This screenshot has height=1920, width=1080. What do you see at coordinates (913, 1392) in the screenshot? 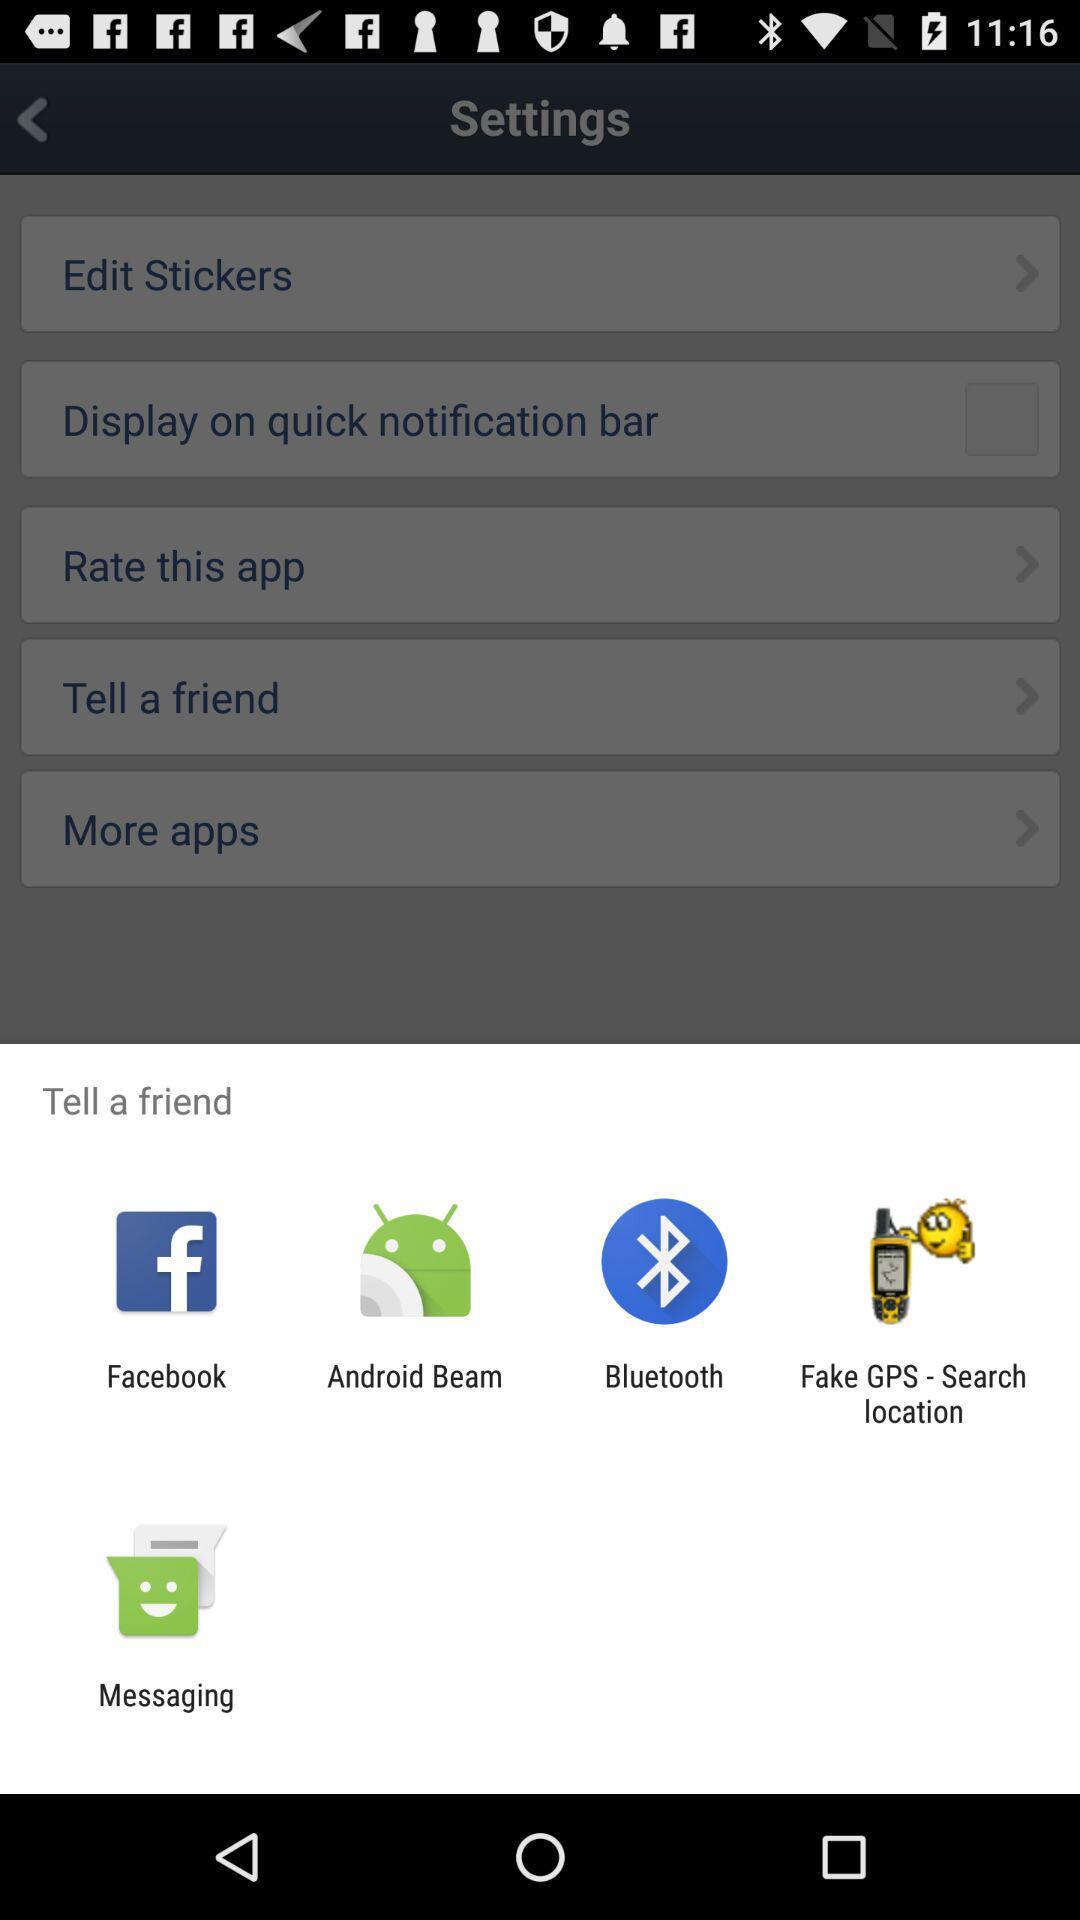
I see `the icon at the bottom right corner` at bounding box center [913, 1392].